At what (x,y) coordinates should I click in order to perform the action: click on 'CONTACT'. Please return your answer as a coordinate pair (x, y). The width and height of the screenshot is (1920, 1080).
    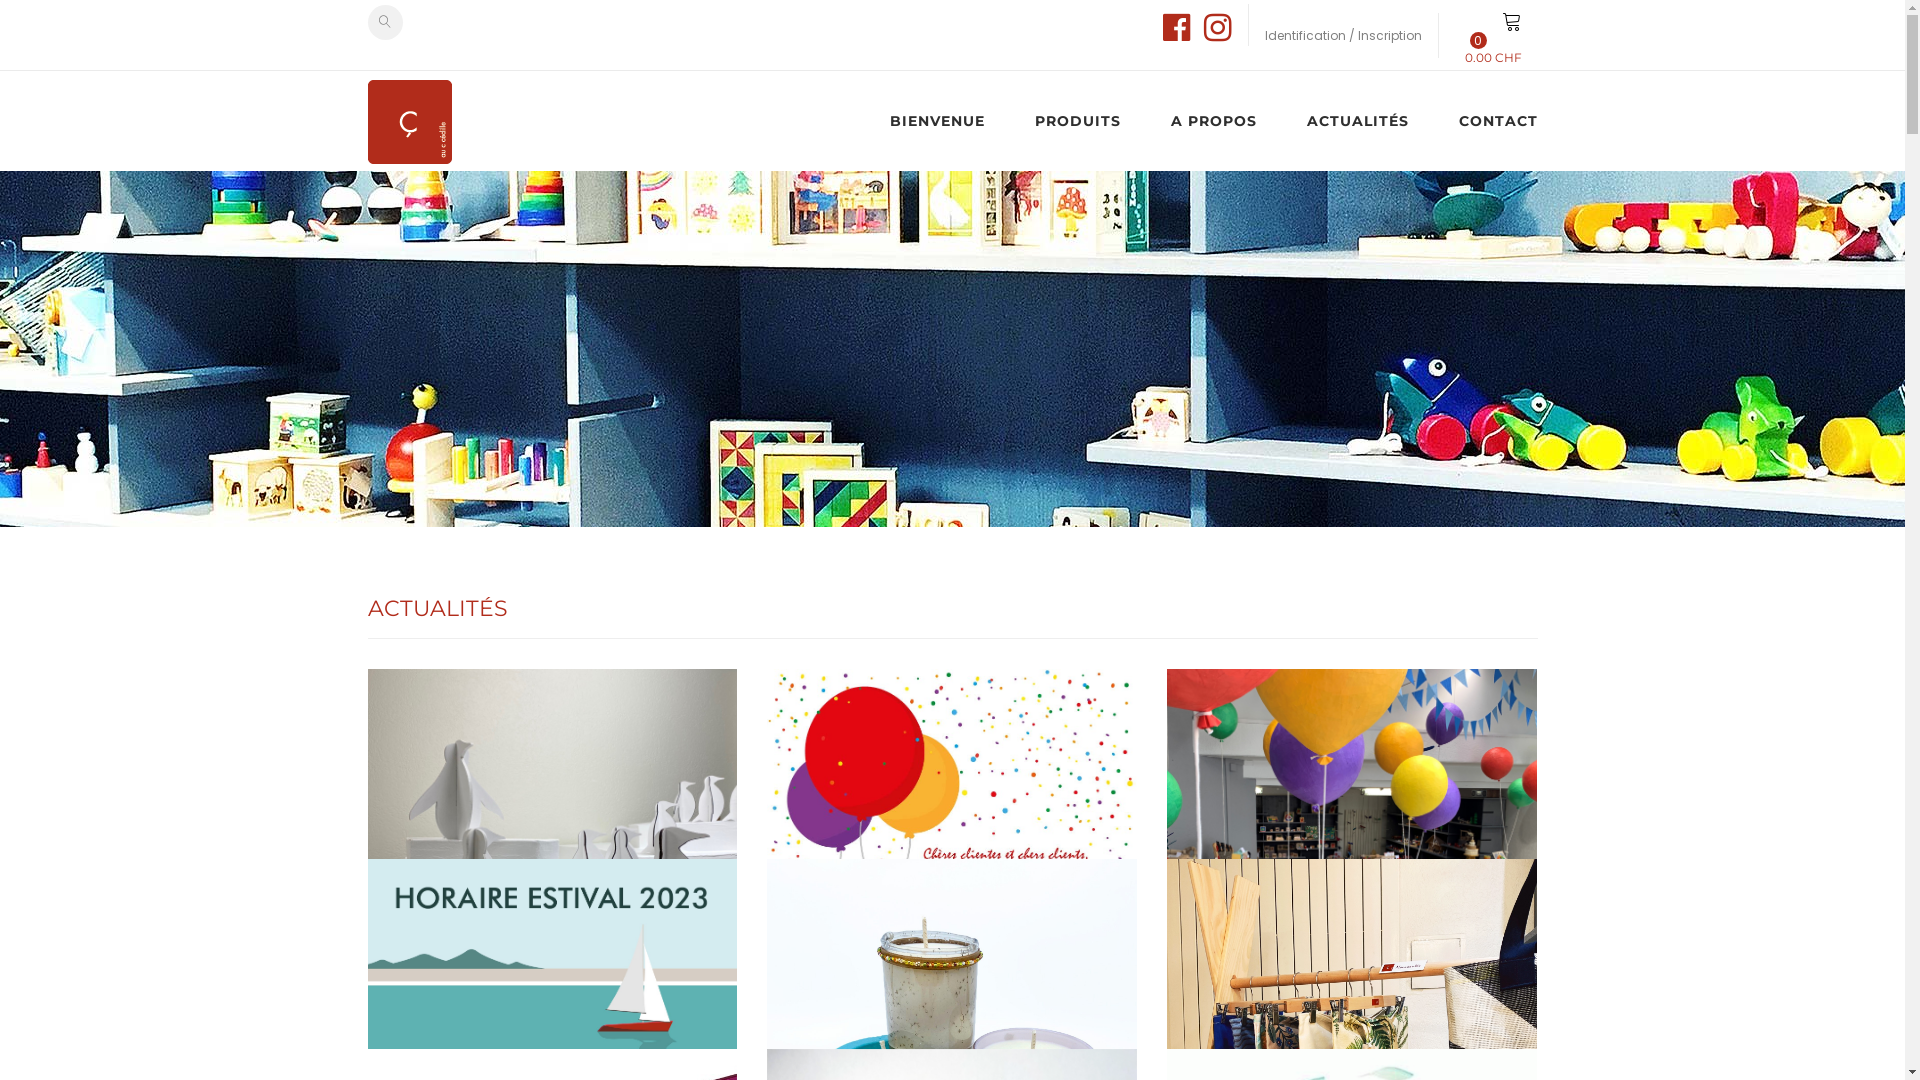
    Looking at the image, I should click on (1486, 120).